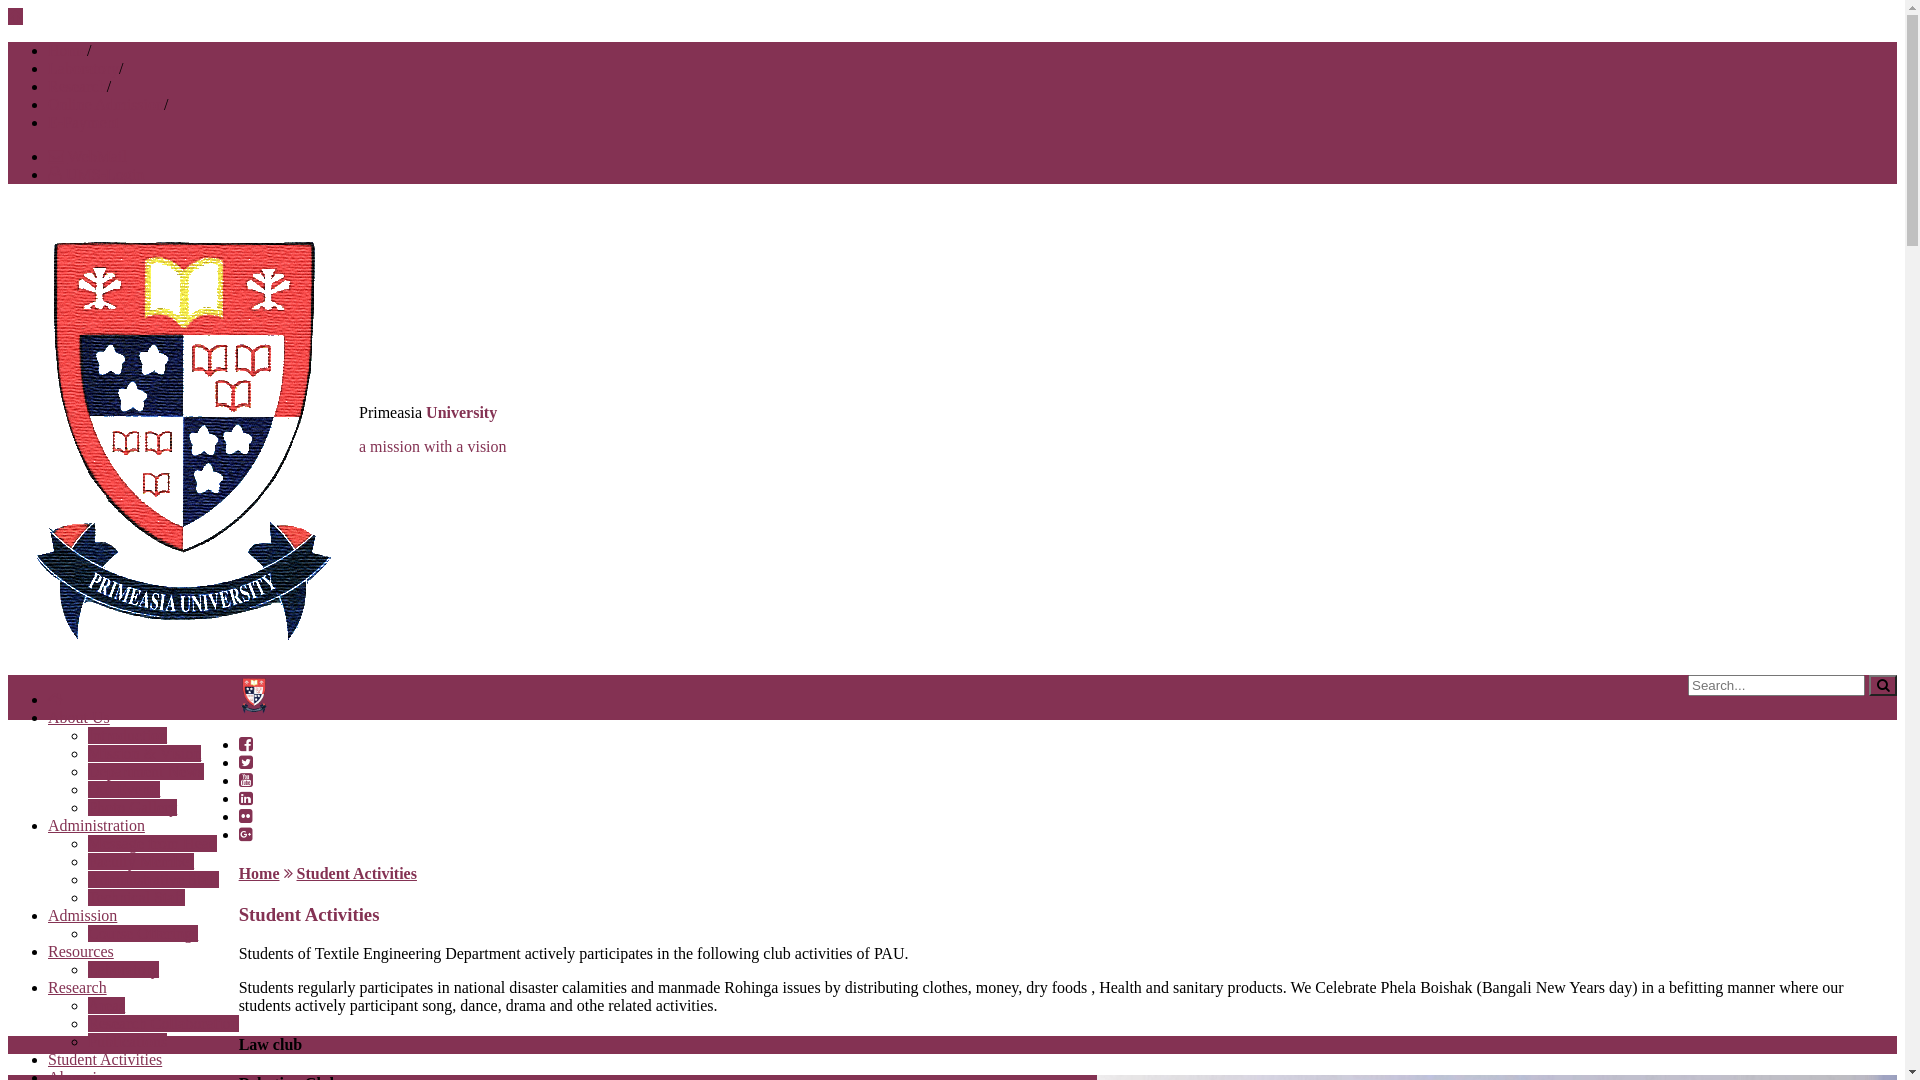  I want to click on 'Mission & Vision', so click(143, 753).